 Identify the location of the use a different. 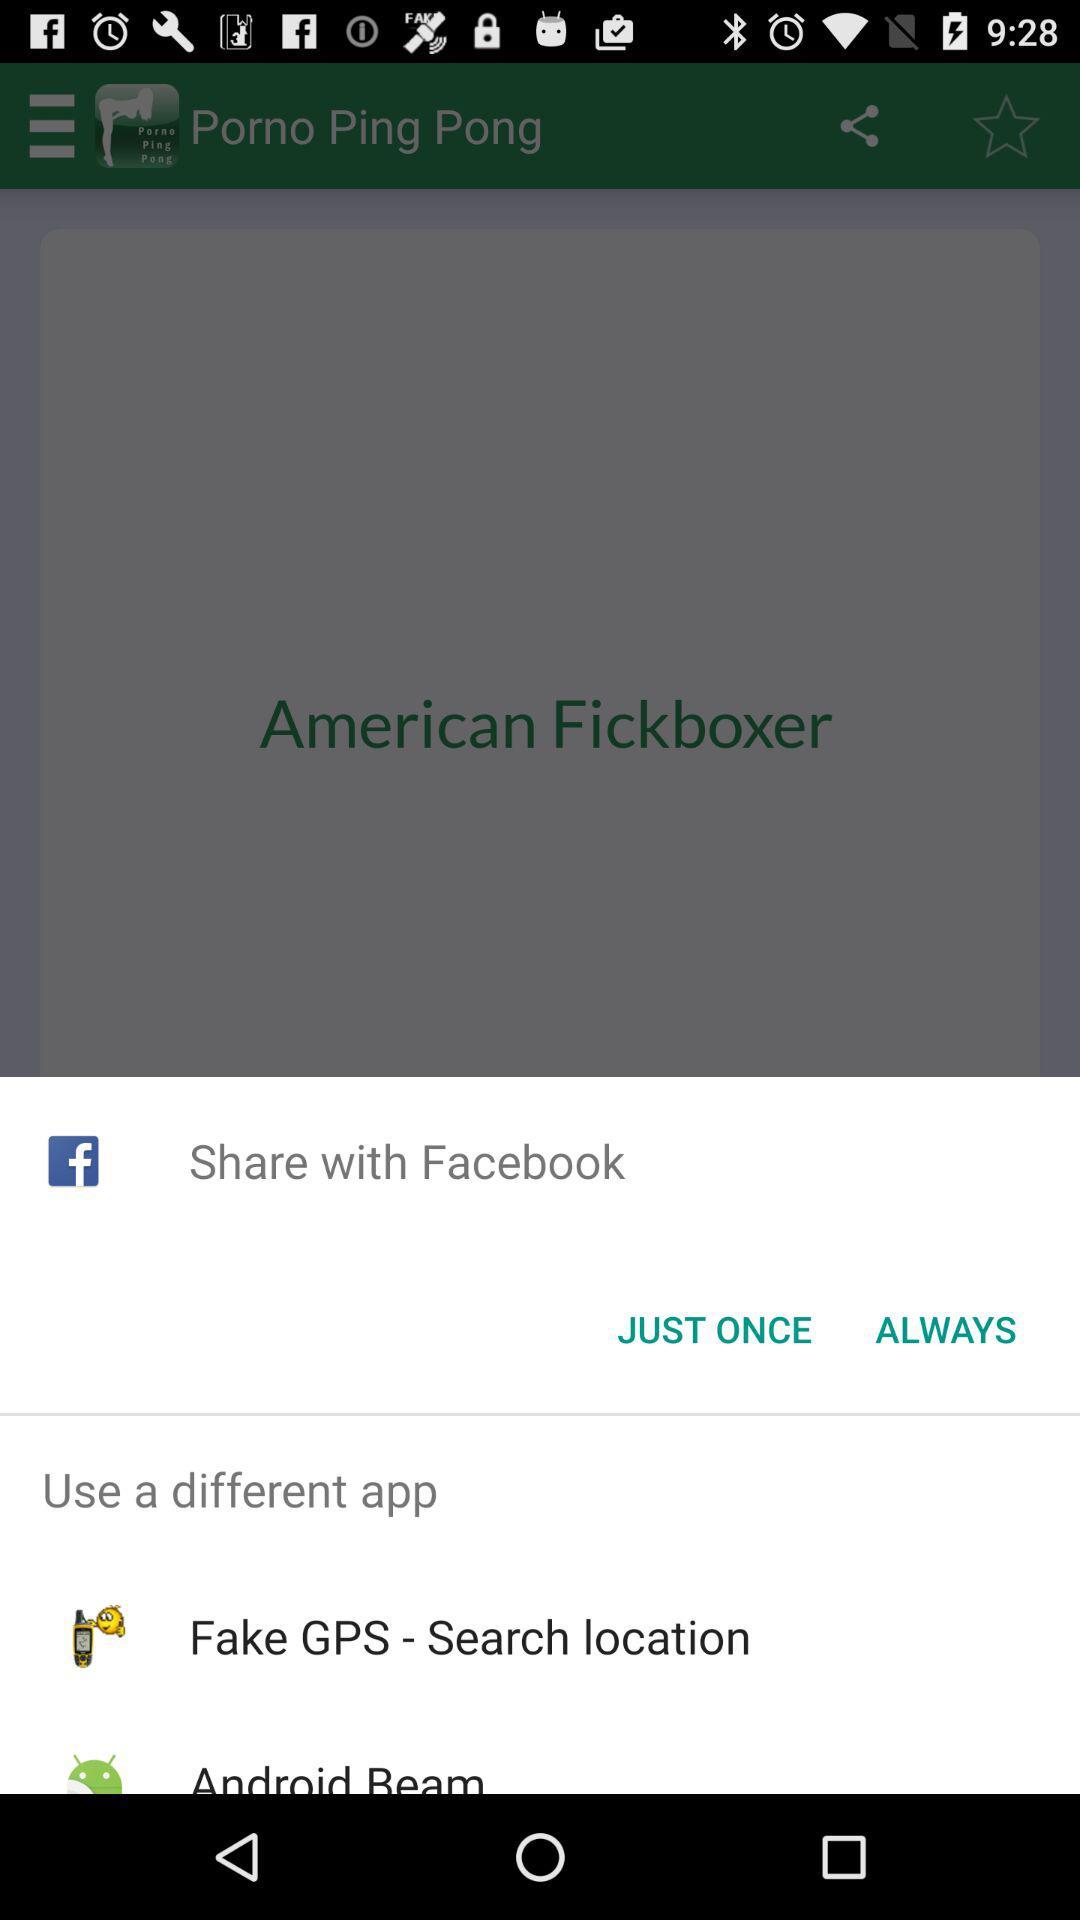
(540, 1489).